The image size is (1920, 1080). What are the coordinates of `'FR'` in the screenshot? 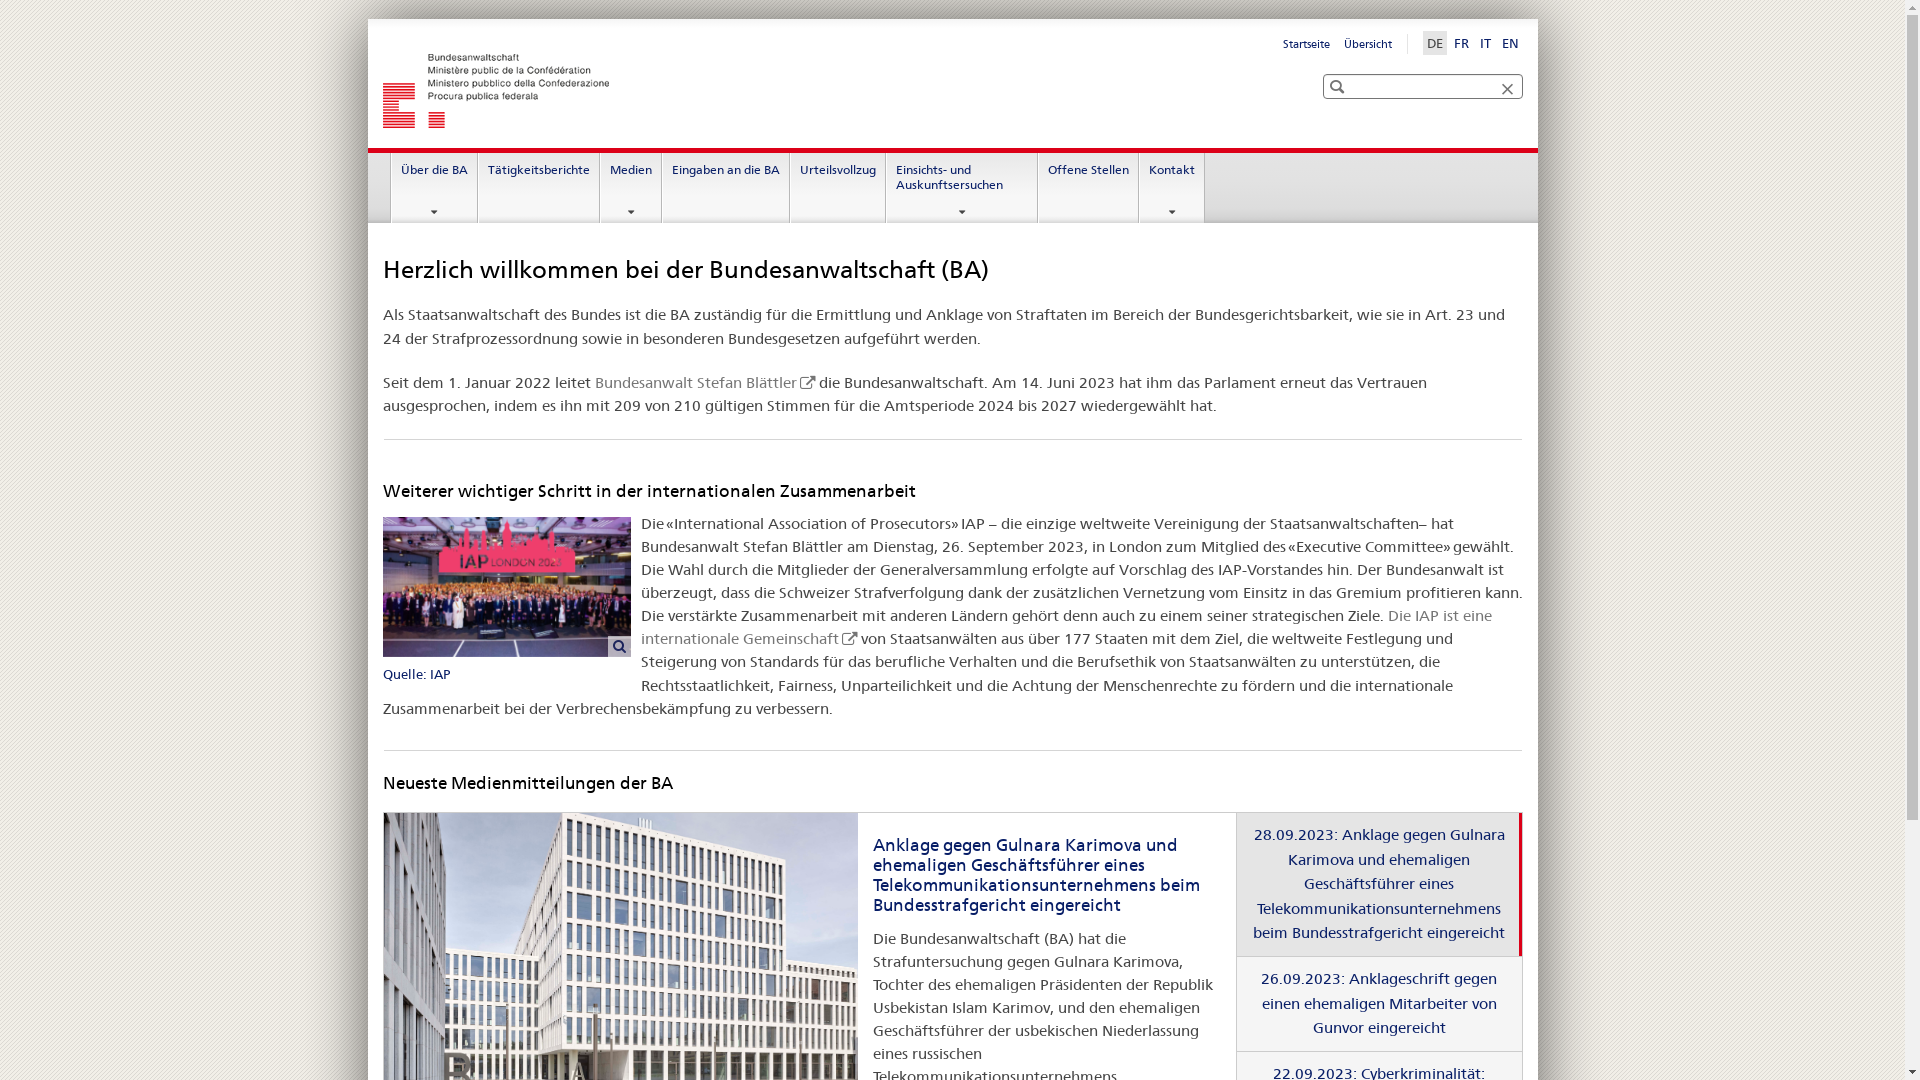 It's located at (1461, 42).